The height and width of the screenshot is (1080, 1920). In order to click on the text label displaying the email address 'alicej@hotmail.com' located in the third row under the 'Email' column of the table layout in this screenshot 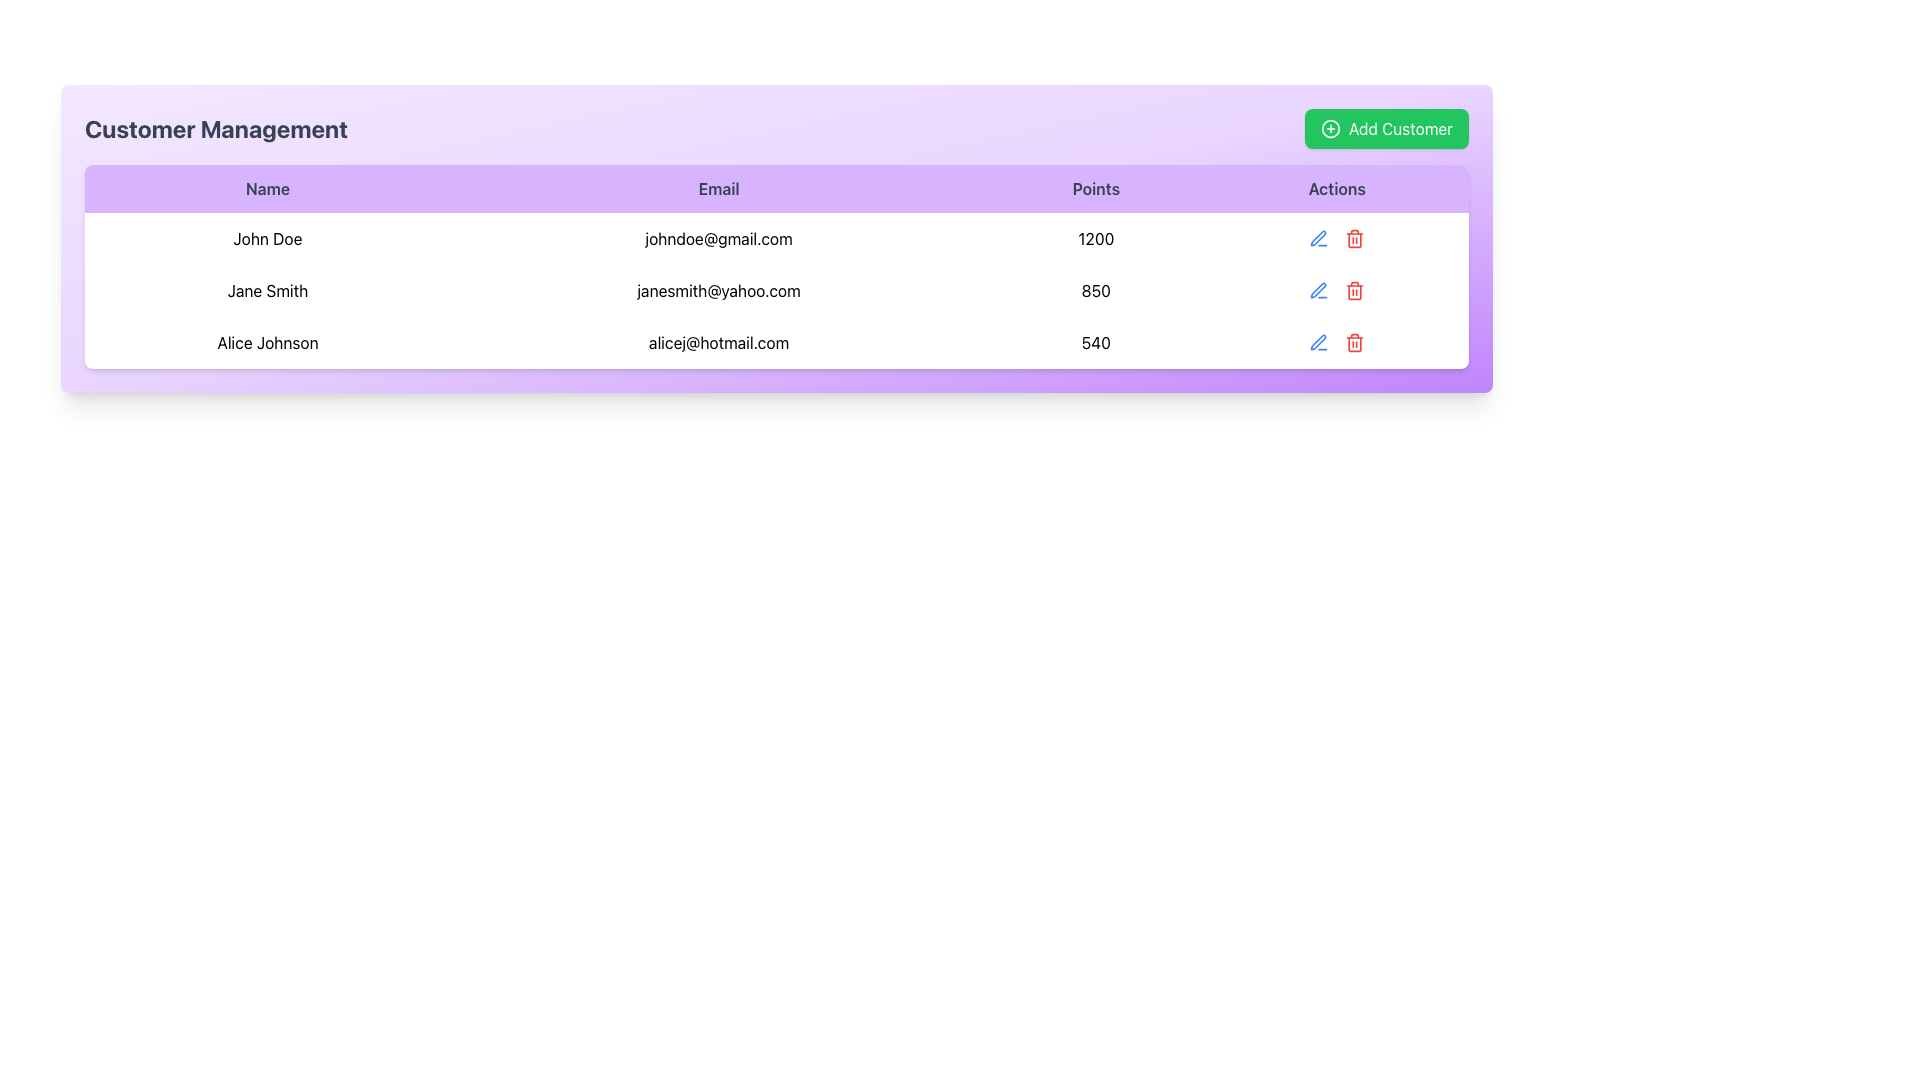, I will do `click(719, 342)`.